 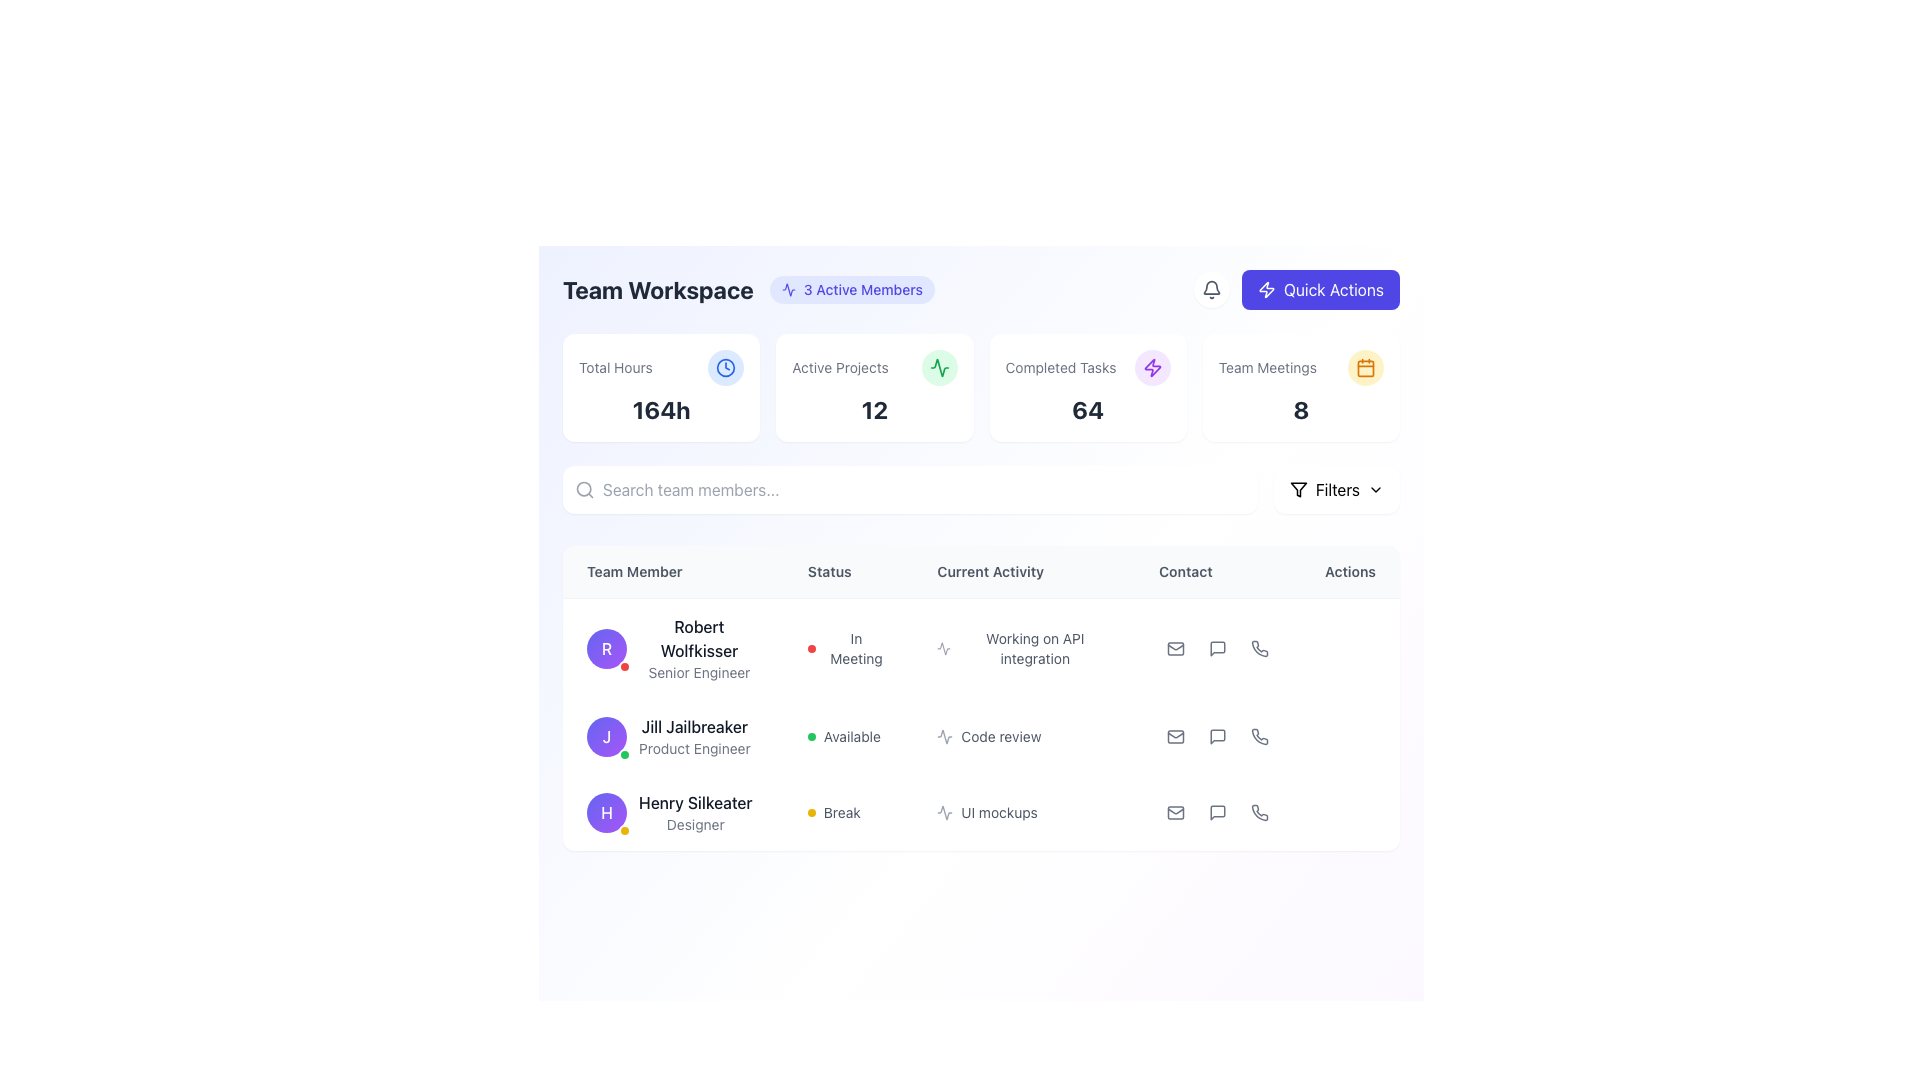 What do you see at coordinates (938, 367) in the screenshot?
I see `the green activity indicator icon styled as a waveform or pulse located within the light green circular background in the second card labeled 'Active Projects.'` at bounding box center [938, 367].